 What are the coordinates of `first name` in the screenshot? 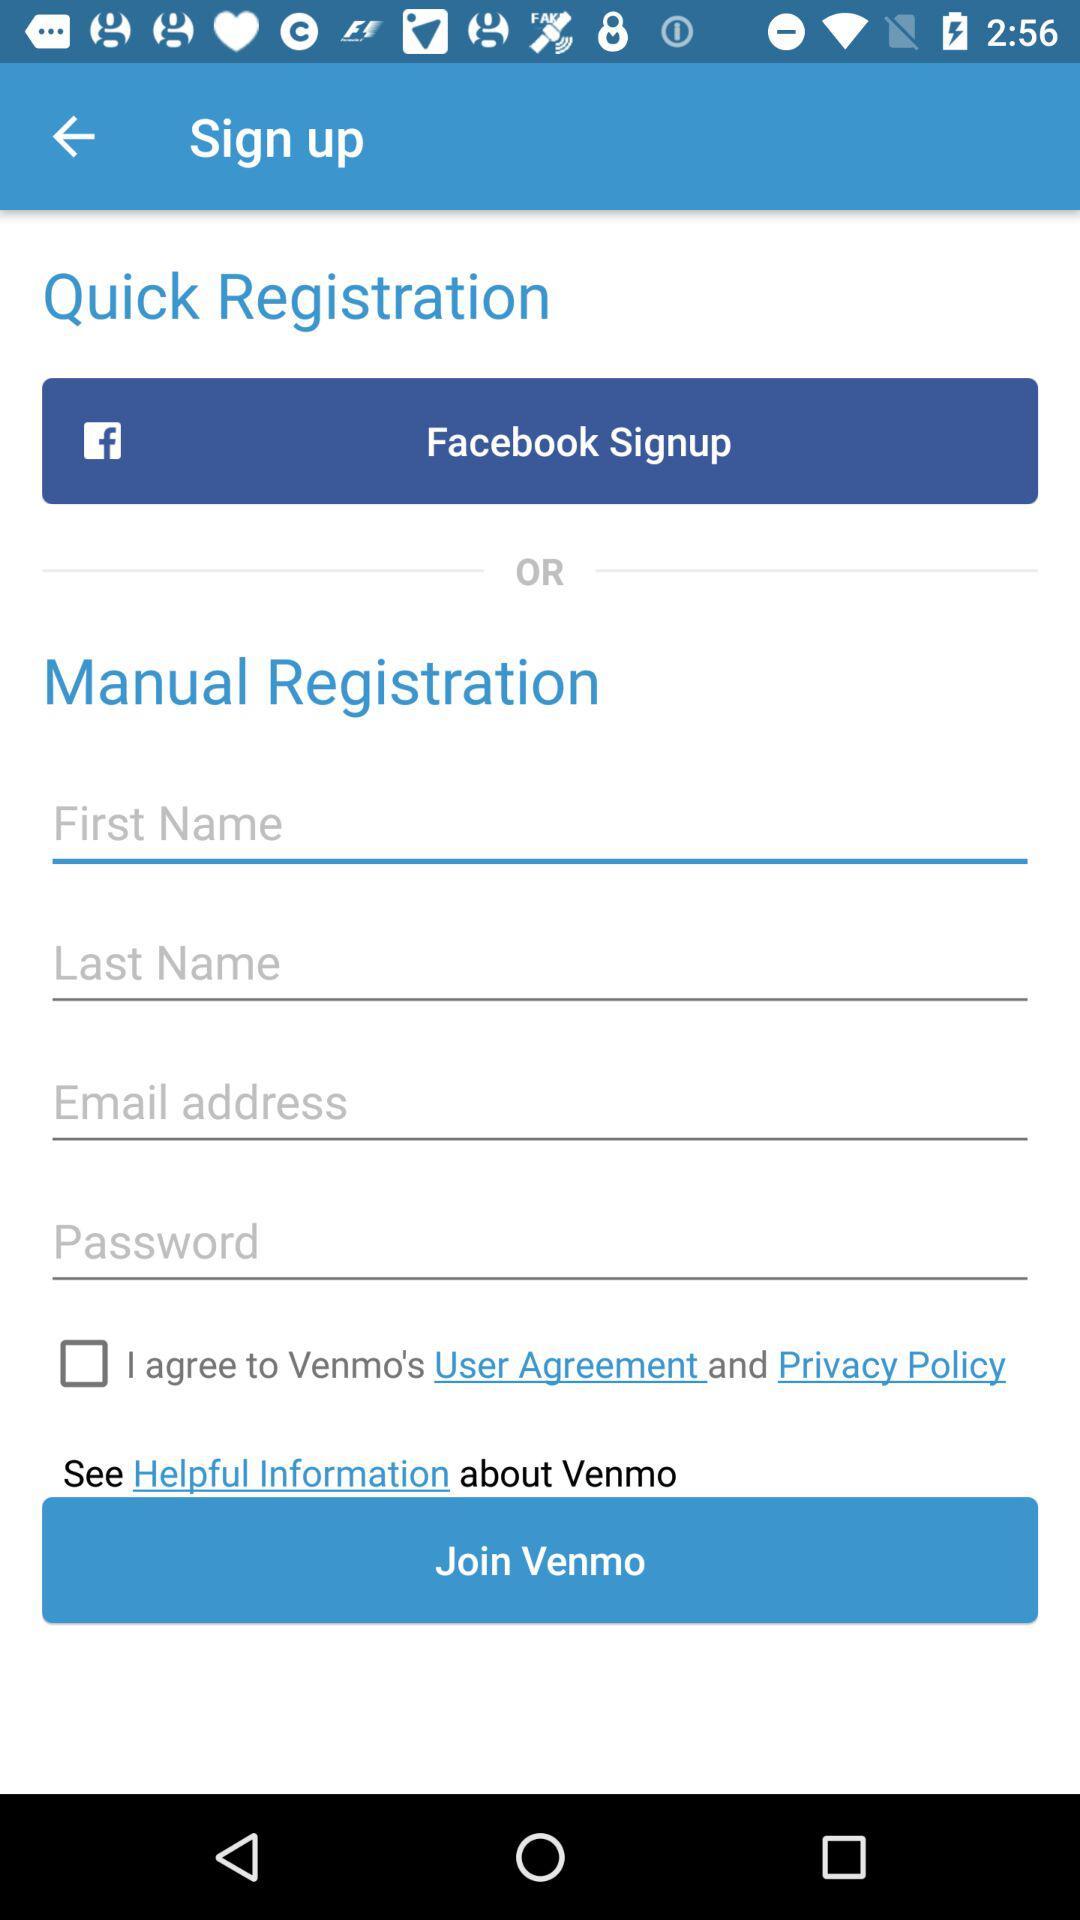 It's located at (540, 822).